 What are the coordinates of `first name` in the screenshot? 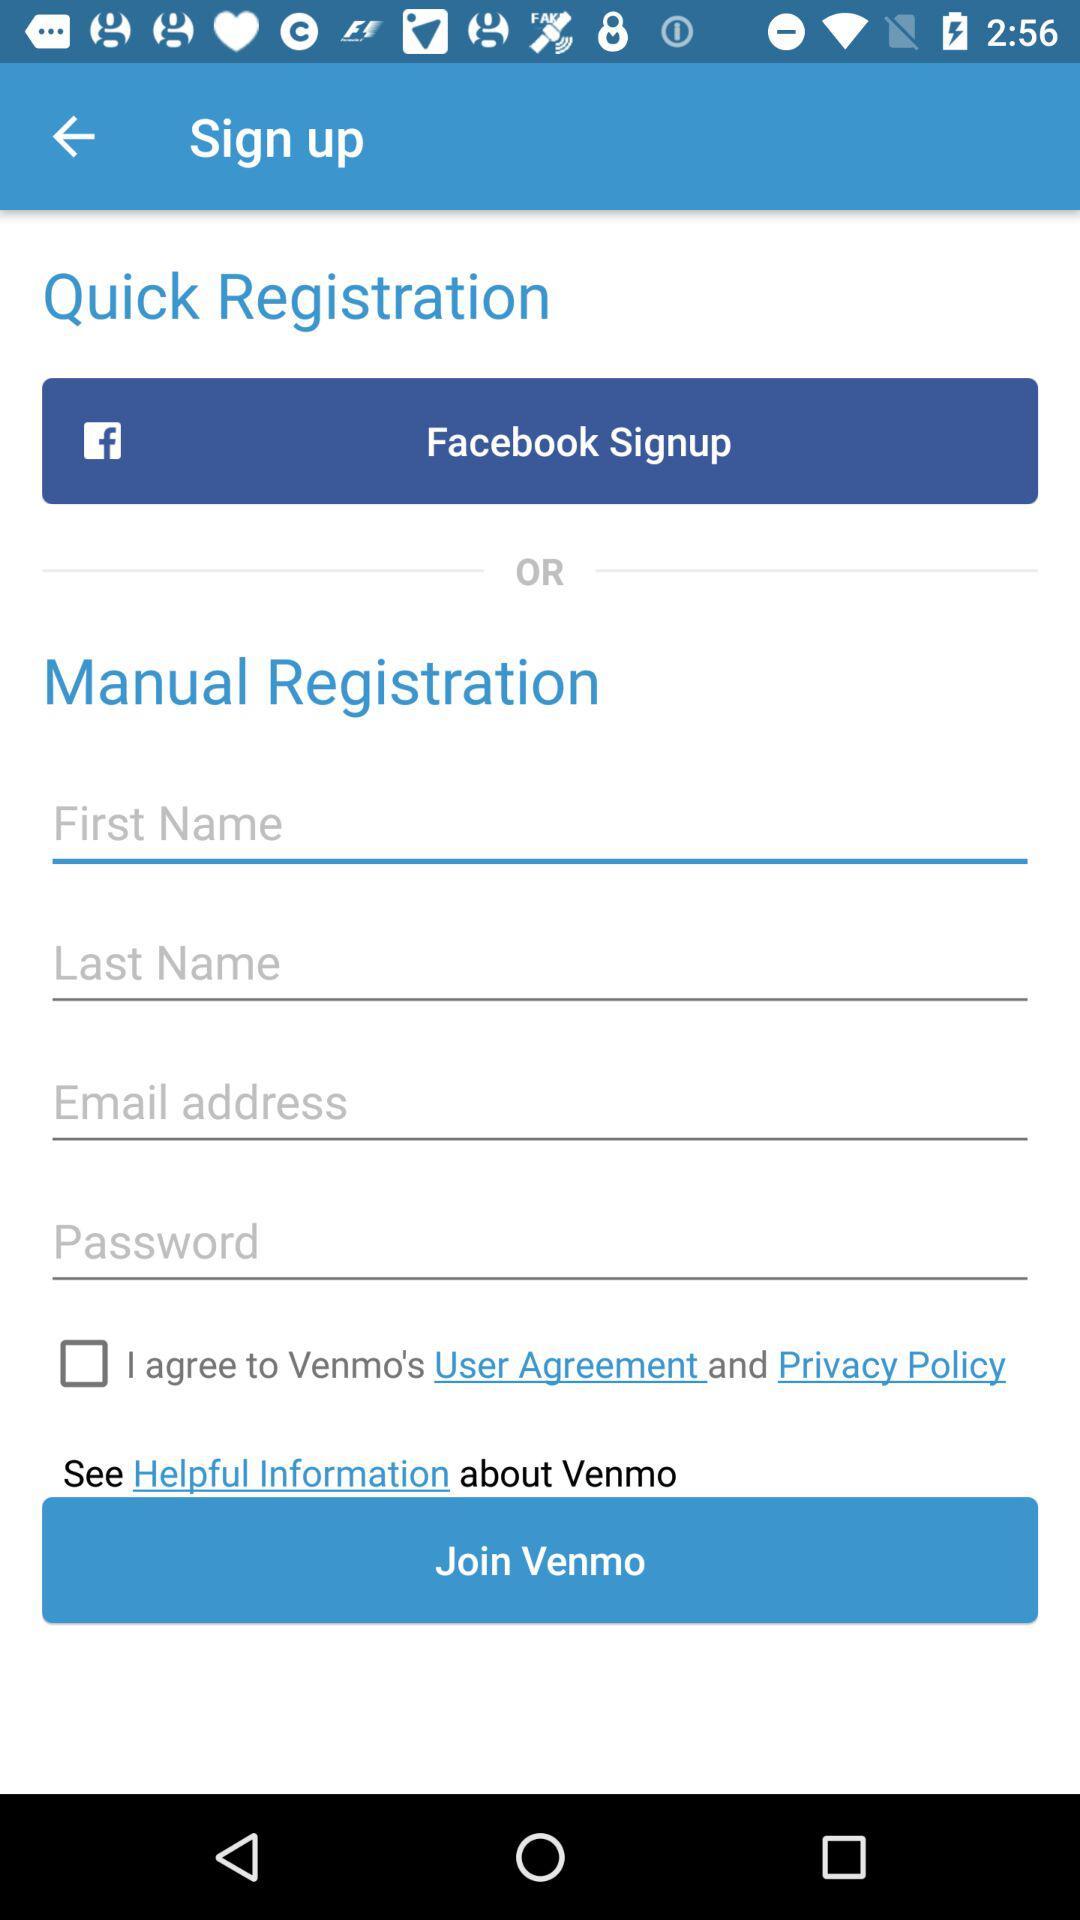 It's located at (540, 822).